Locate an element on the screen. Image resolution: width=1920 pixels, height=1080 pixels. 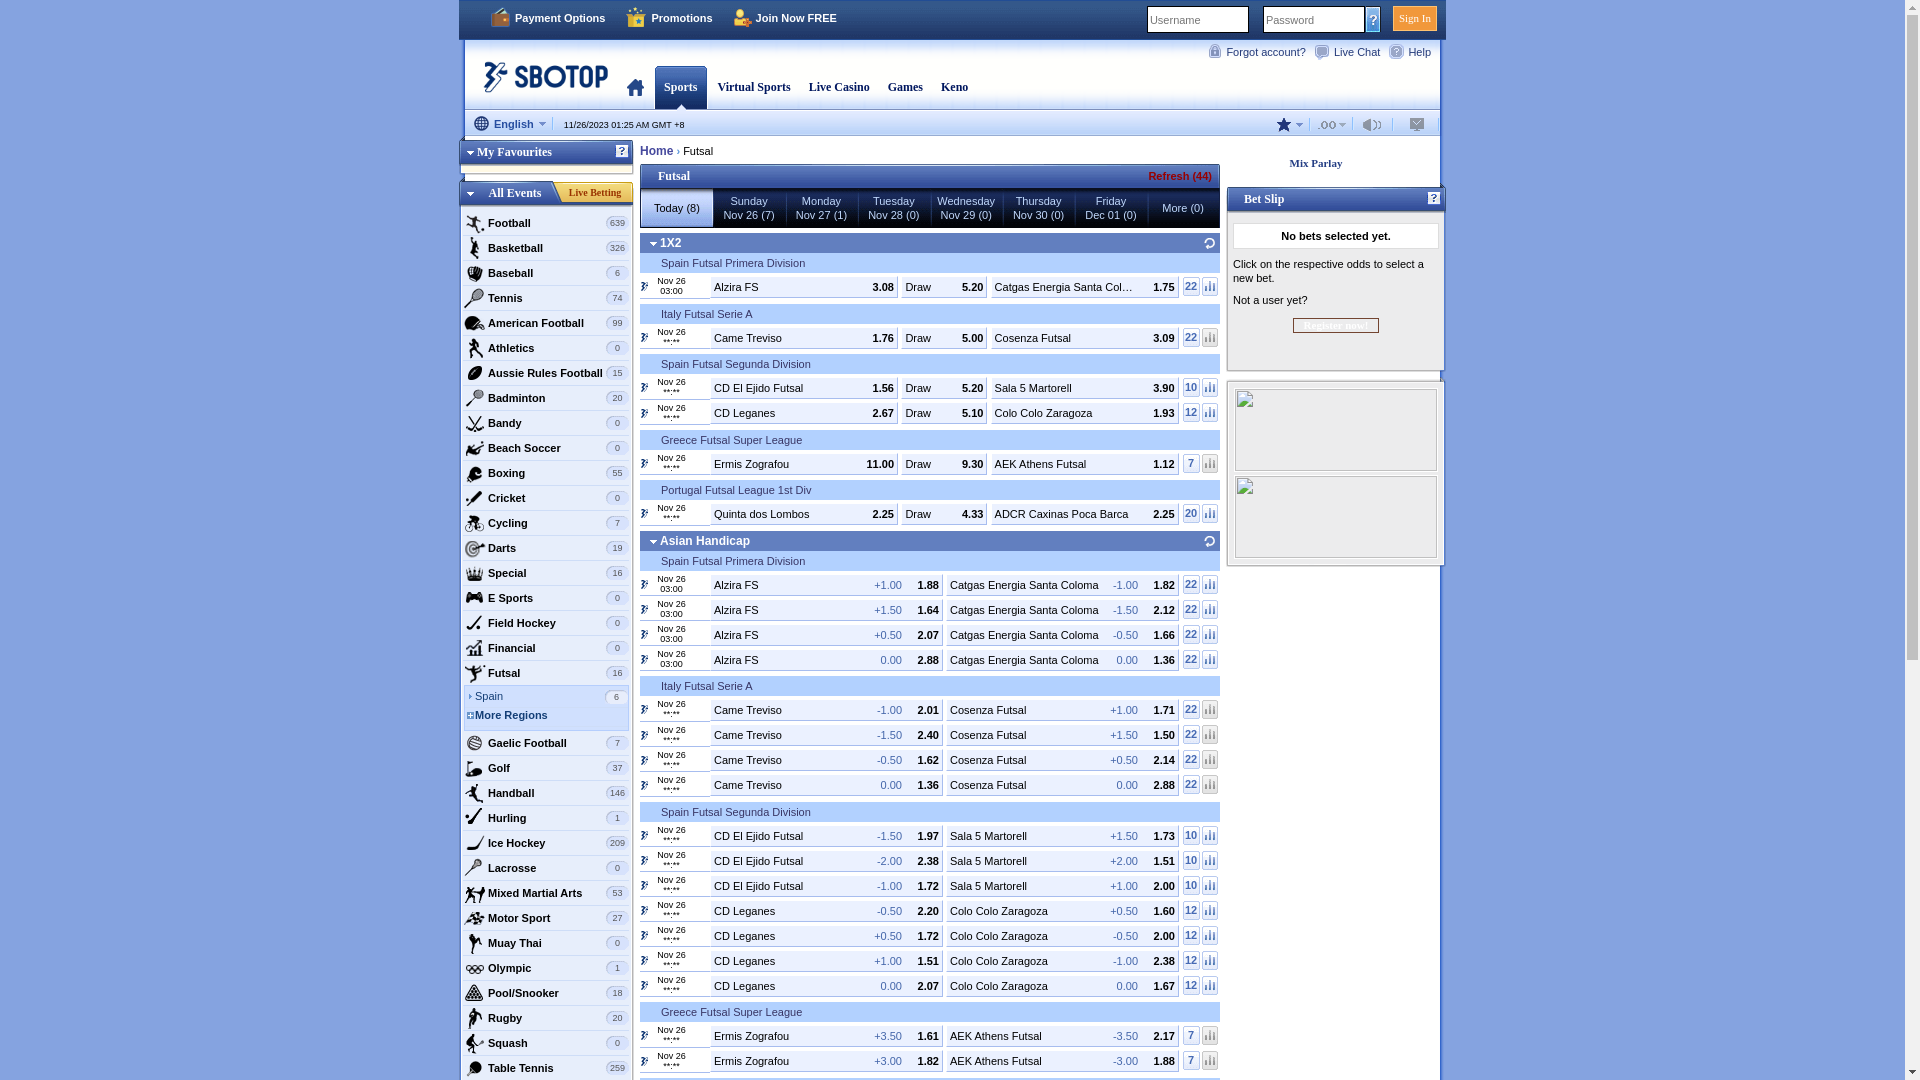
'Live Betting' is located at coordinates (594, 192).